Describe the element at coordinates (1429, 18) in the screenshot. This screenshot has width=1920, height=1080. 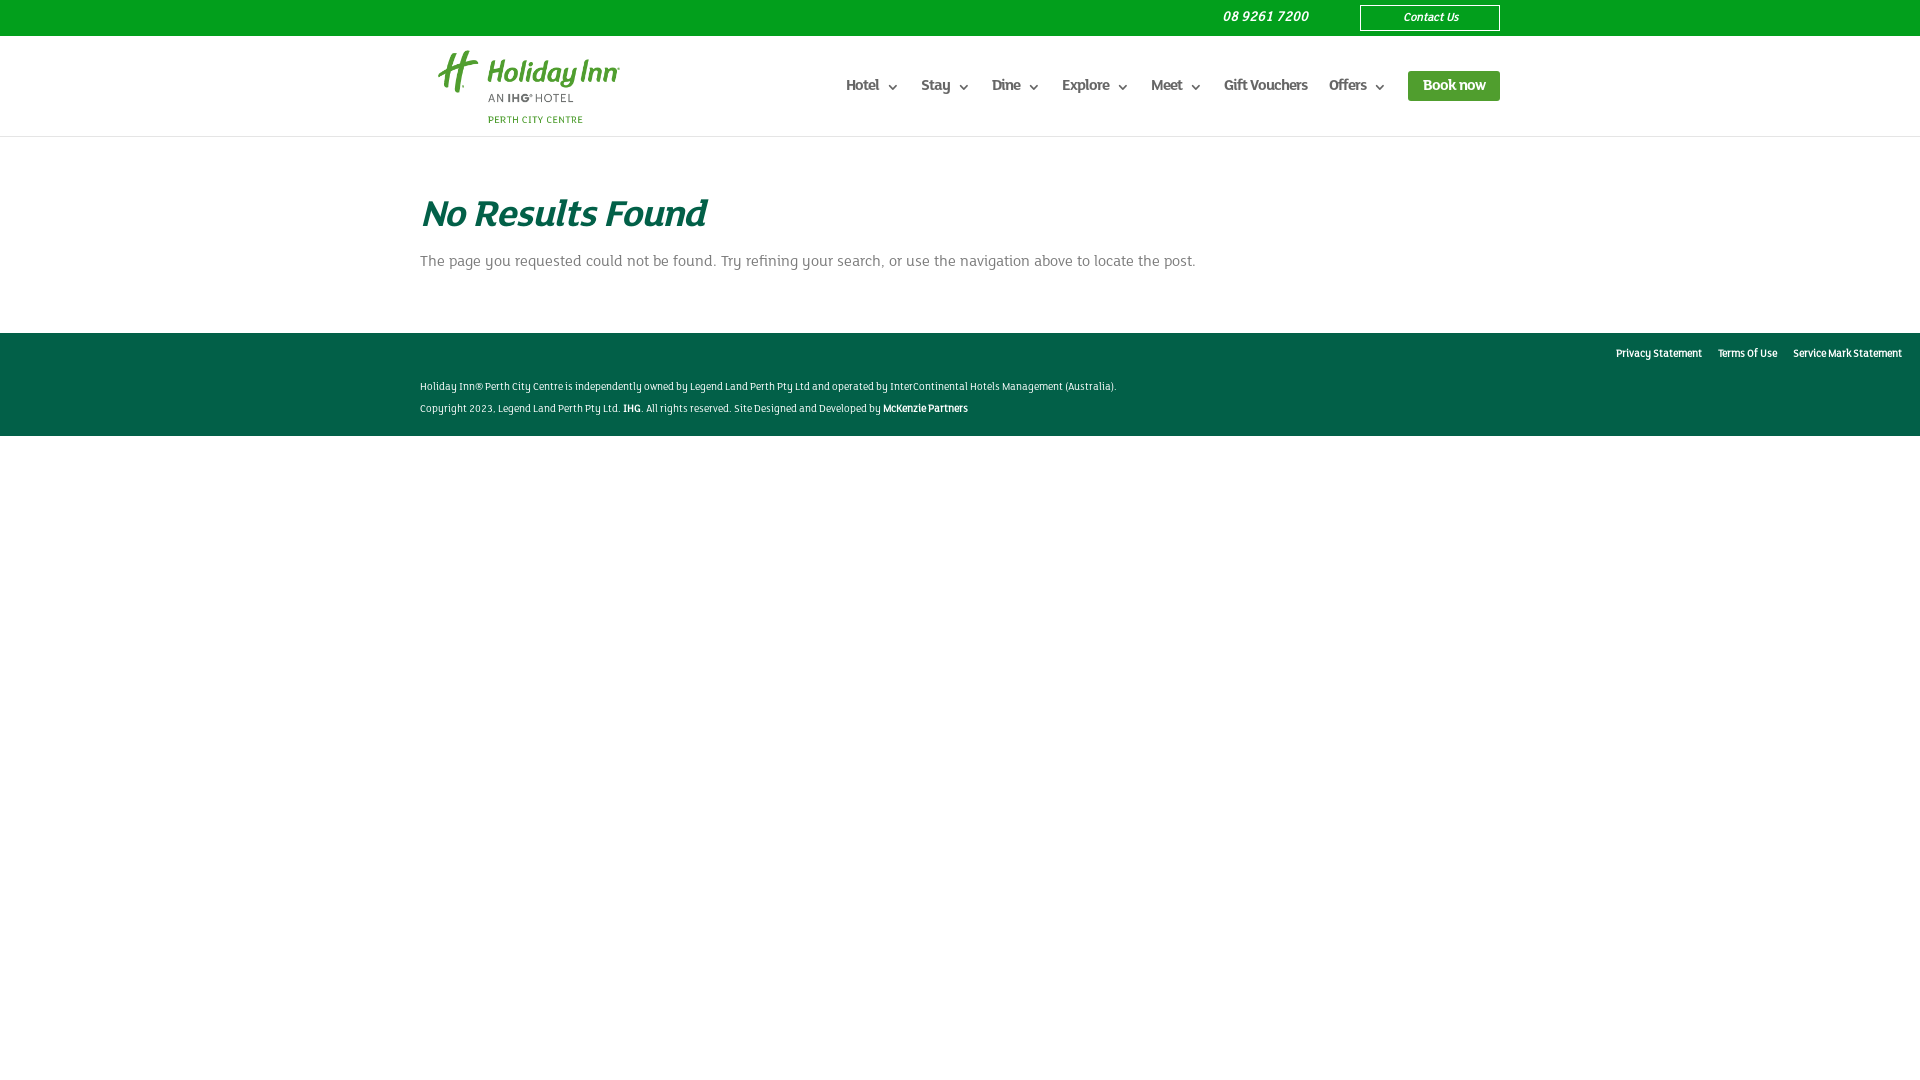
I see `'Contact Us'` at that location.